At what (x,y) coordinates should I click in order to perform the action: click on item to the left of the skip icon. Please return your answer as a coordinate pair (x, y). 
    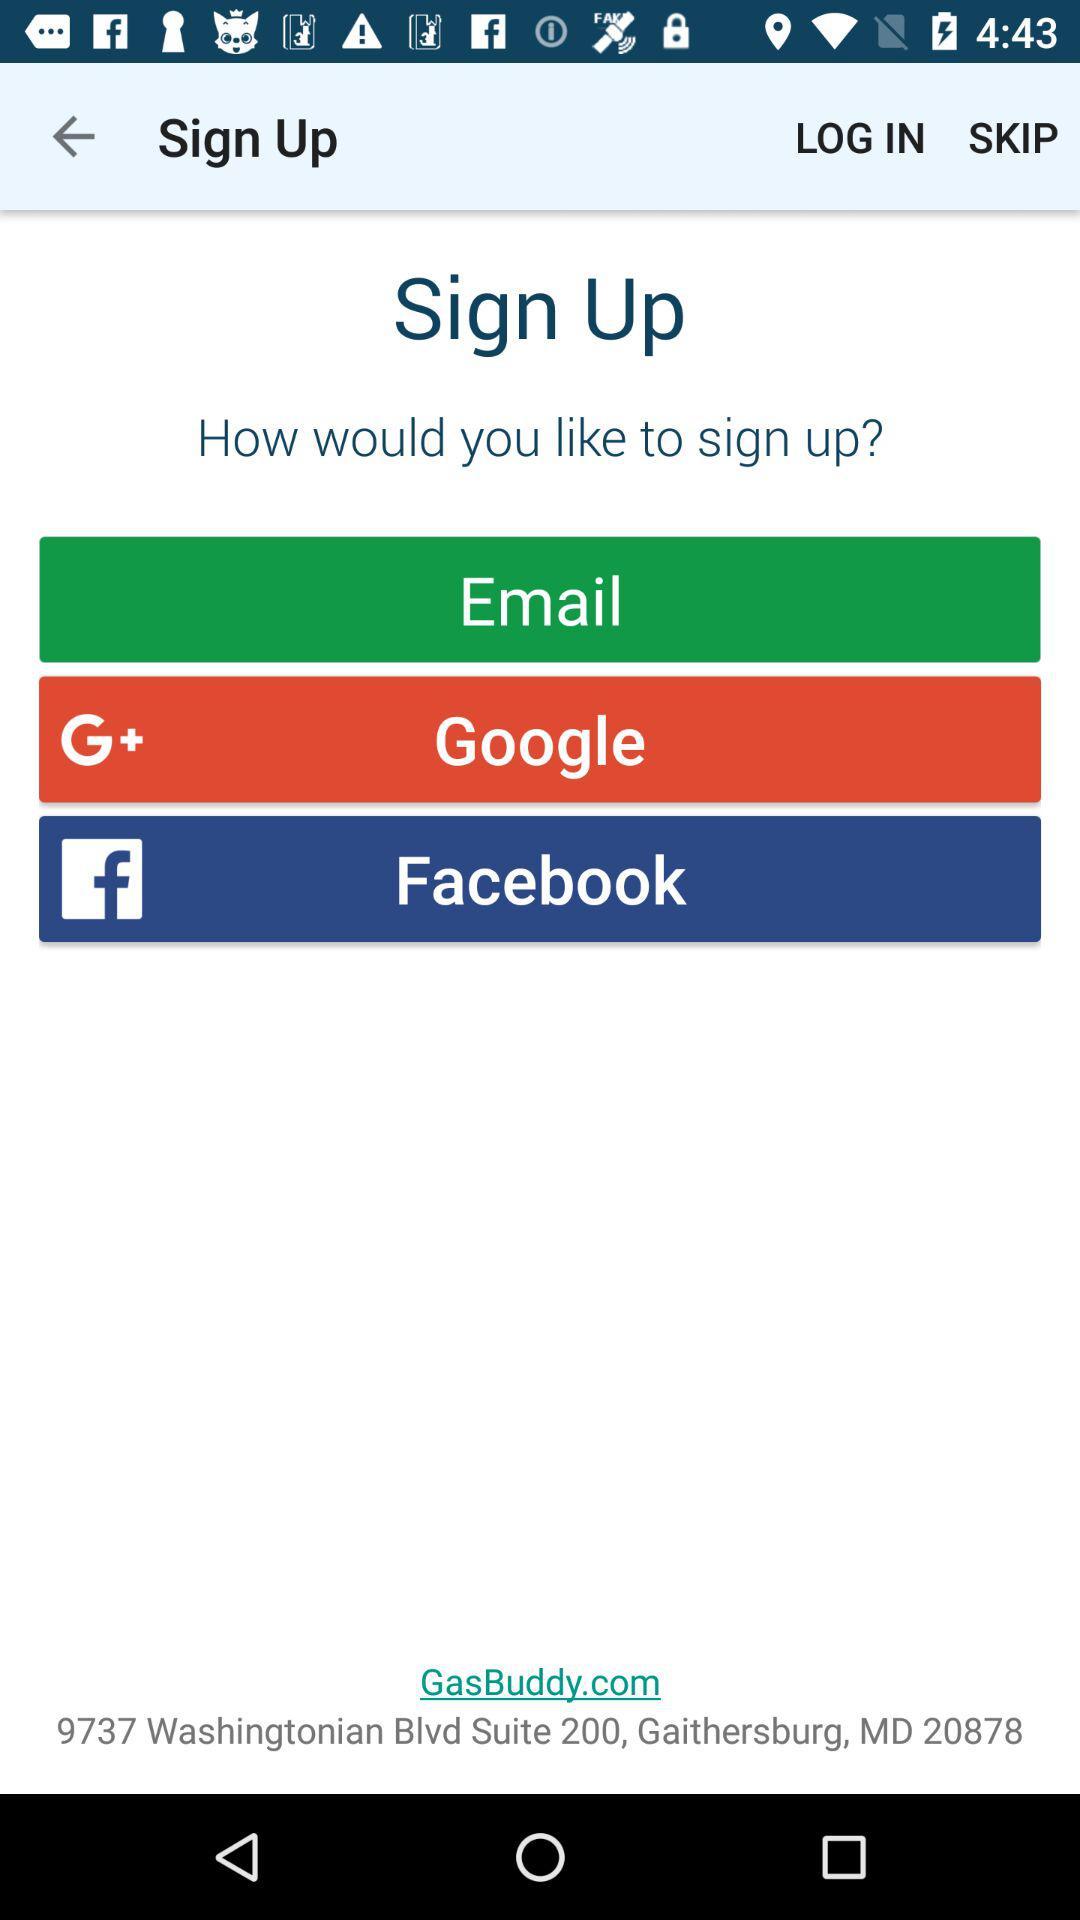
    Looking at the image, I should click on (859, 135).